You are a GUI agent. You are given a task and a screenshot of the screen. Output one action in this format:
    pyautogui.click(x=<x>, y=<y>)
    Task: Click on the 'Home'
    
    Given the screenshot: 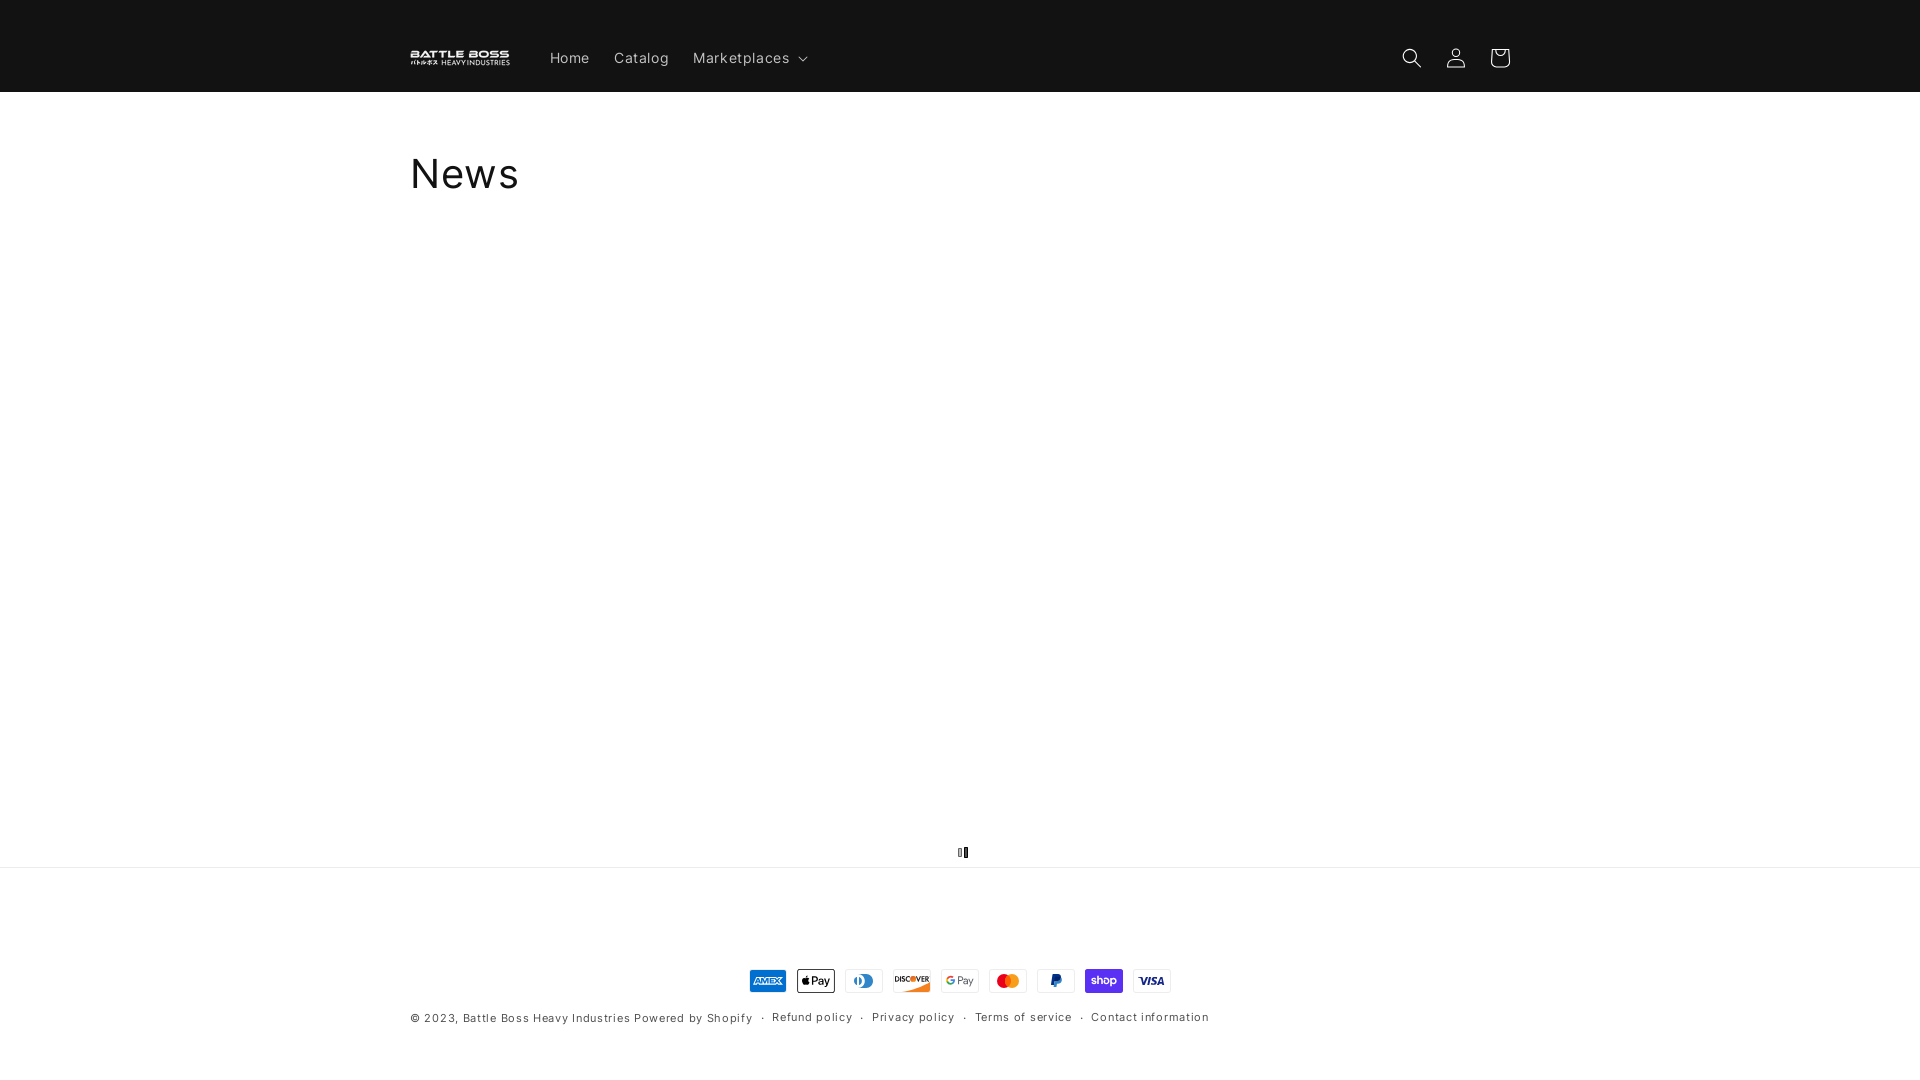 What is the action you would take?
    pyautogui.click(x=569, y=56)
    